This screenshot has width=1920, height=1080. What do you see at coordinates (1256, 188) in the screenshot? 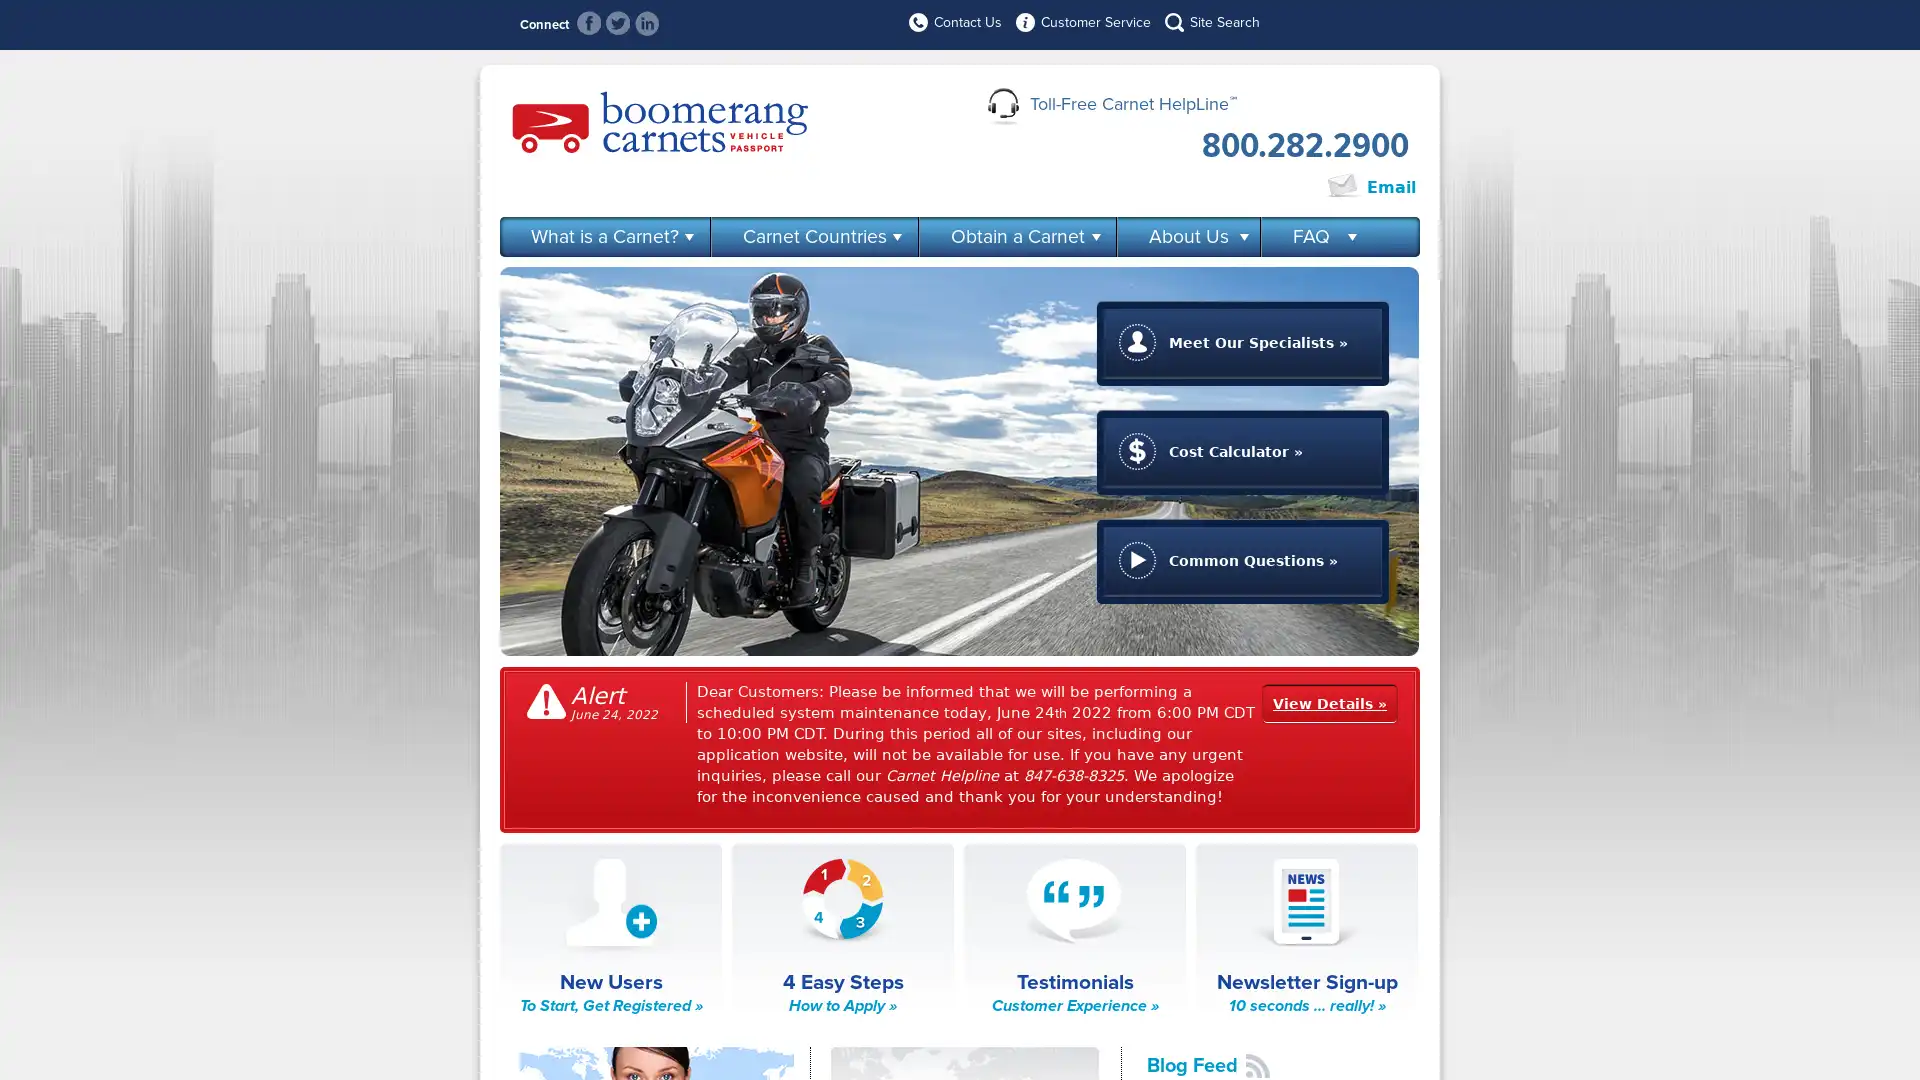
I see `Click to Chat` at bounding box center [1256, 188].